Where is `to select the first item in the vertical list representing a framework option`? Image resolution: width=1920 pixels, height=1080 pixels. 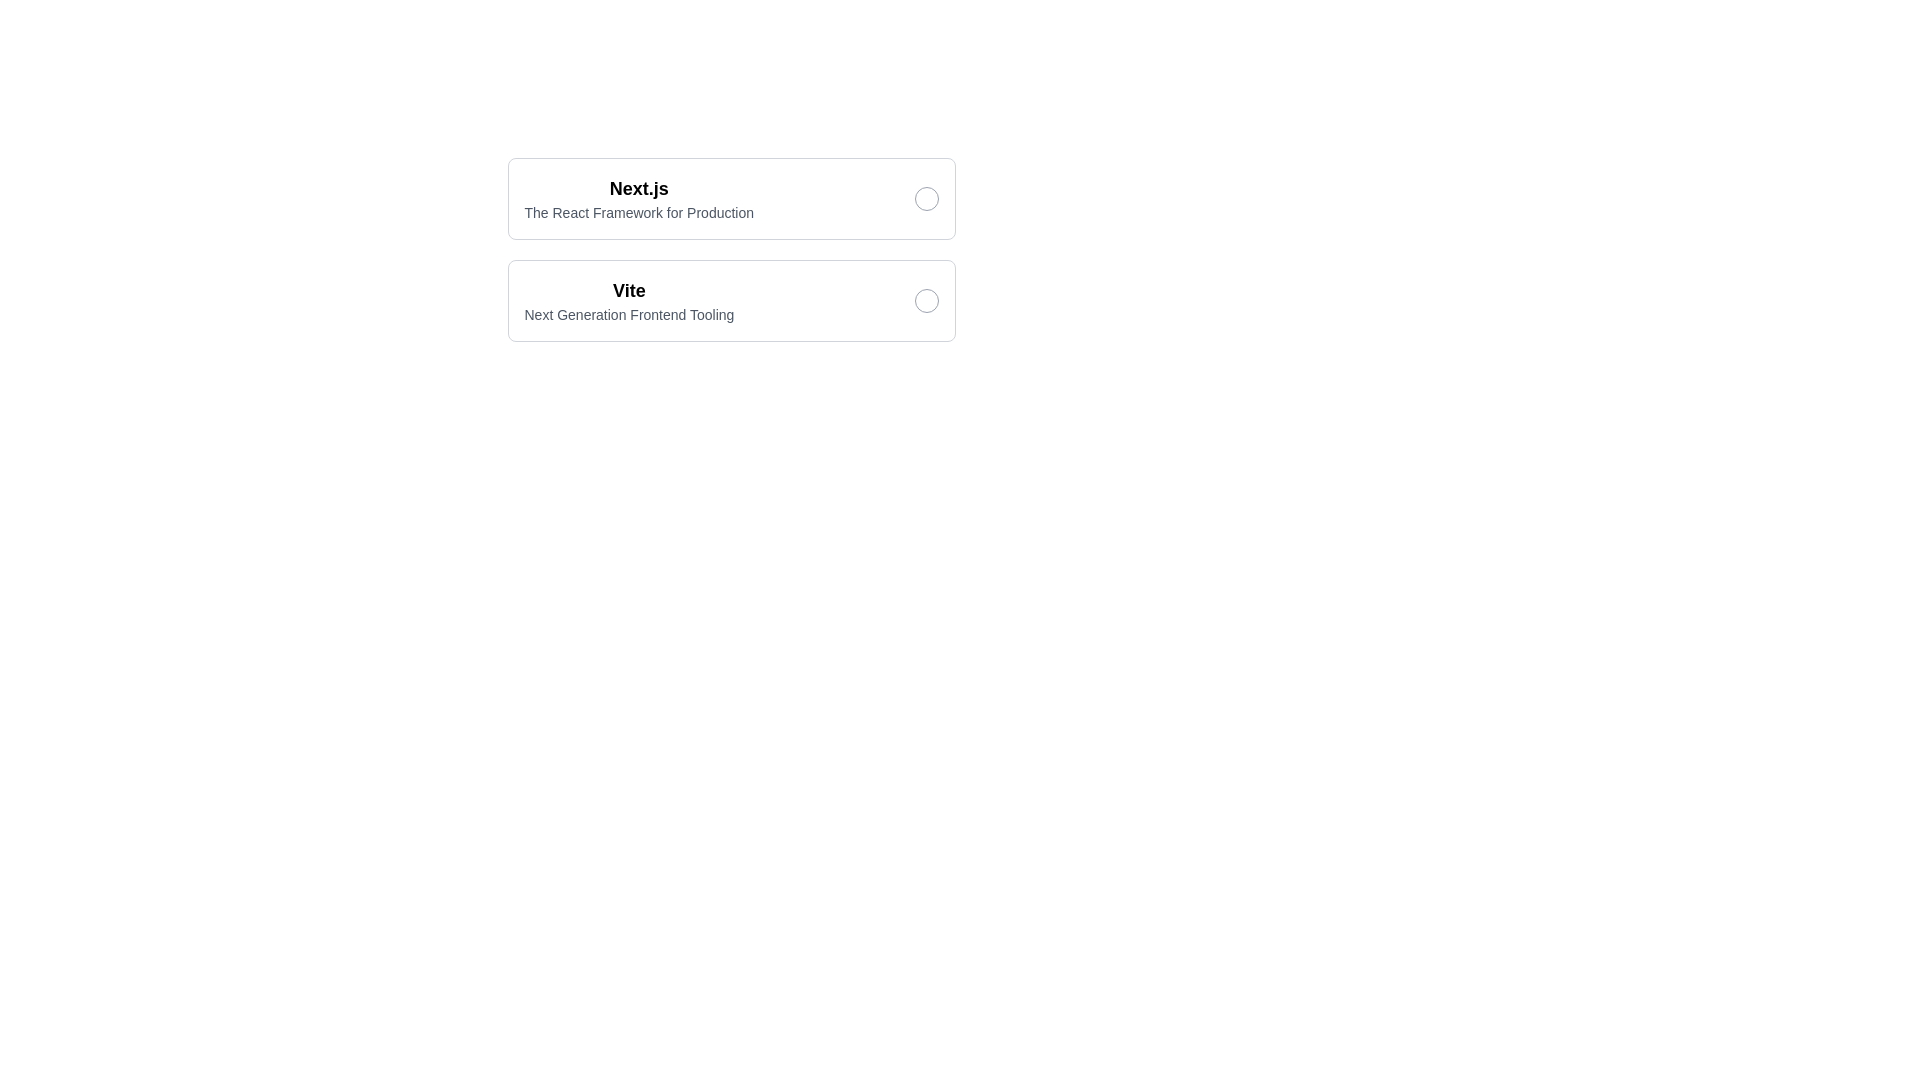
to select the first item in the vertical list representing a framework option is located at coordinates (730, 199).